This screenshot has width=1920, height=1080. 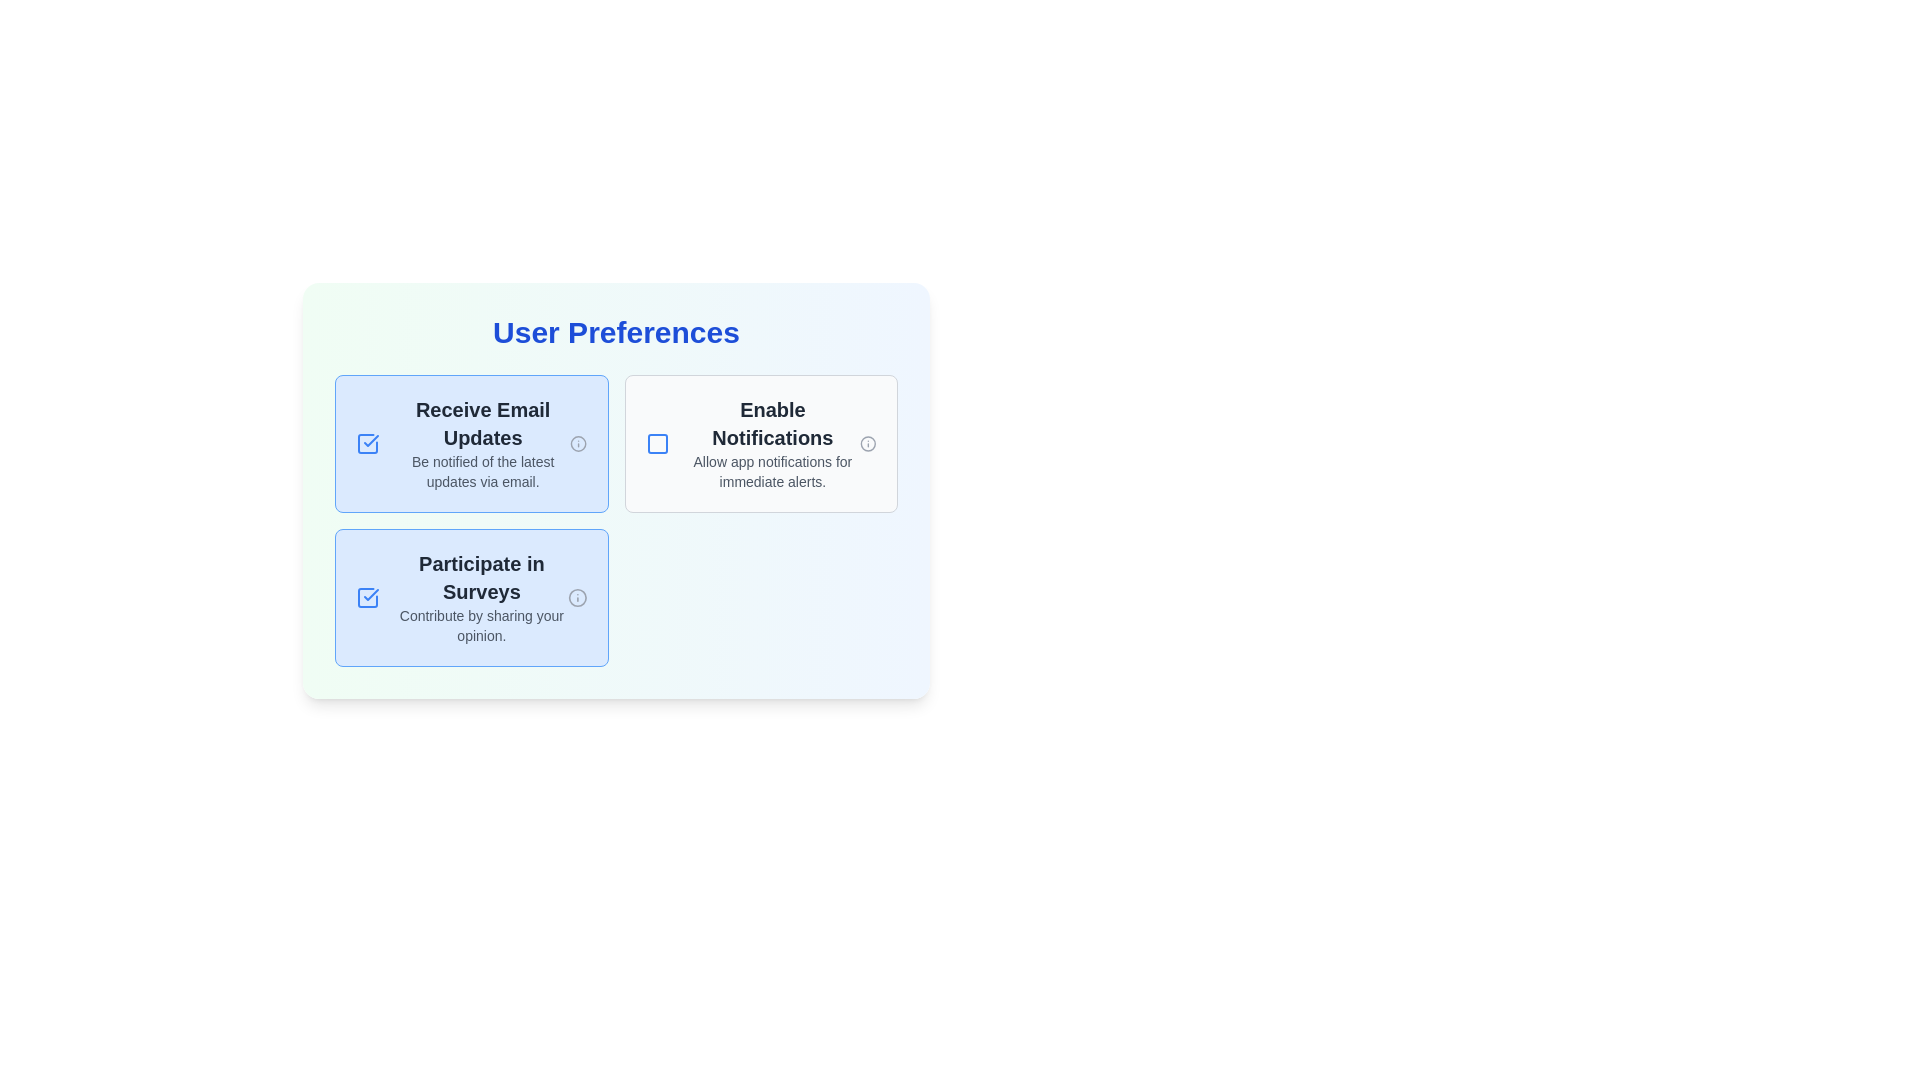 What do you see at coordinates (470, 442) in the screenshot?
I see `the checkbox on the interactive card in the 'User Preferences' section` at bounding box center [470, 442].